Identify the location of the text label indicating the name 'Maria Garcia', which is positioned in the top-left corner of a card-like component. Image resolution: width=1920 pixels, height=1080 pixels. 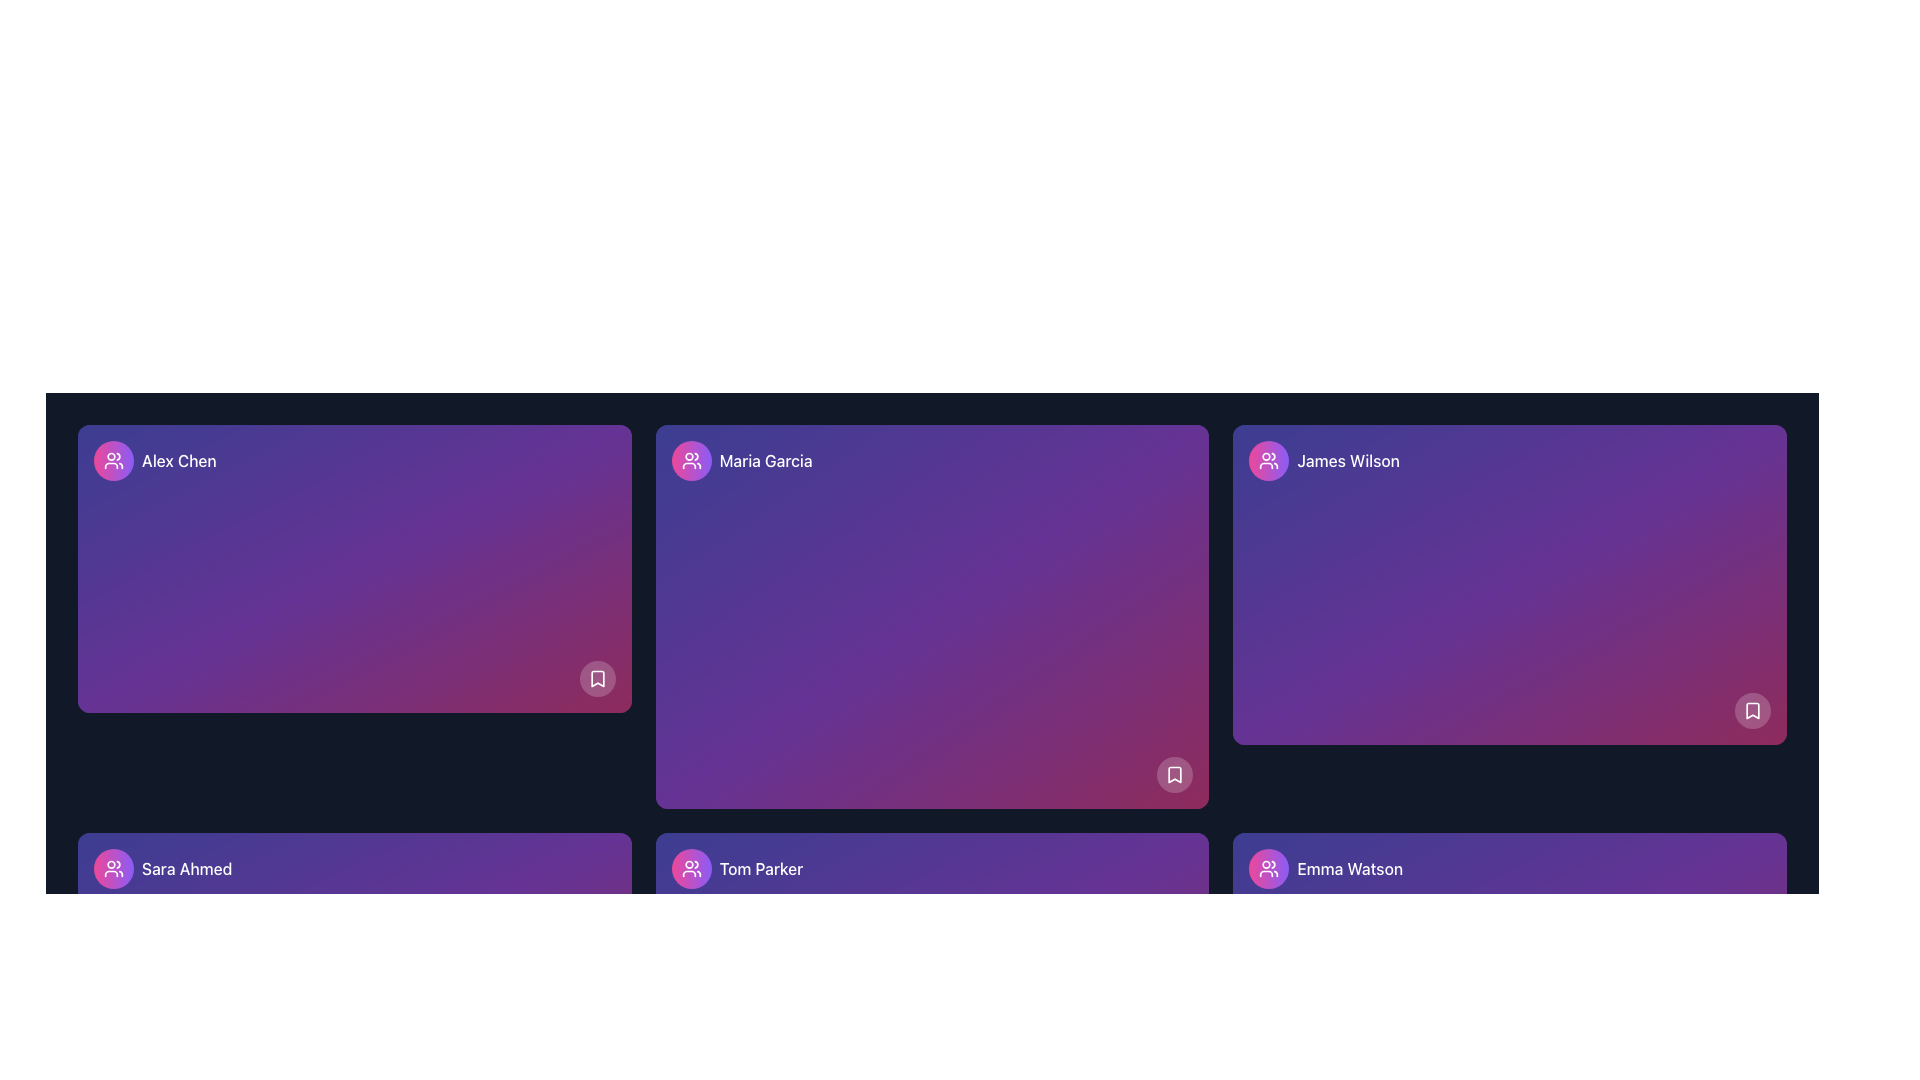
(765, 461).